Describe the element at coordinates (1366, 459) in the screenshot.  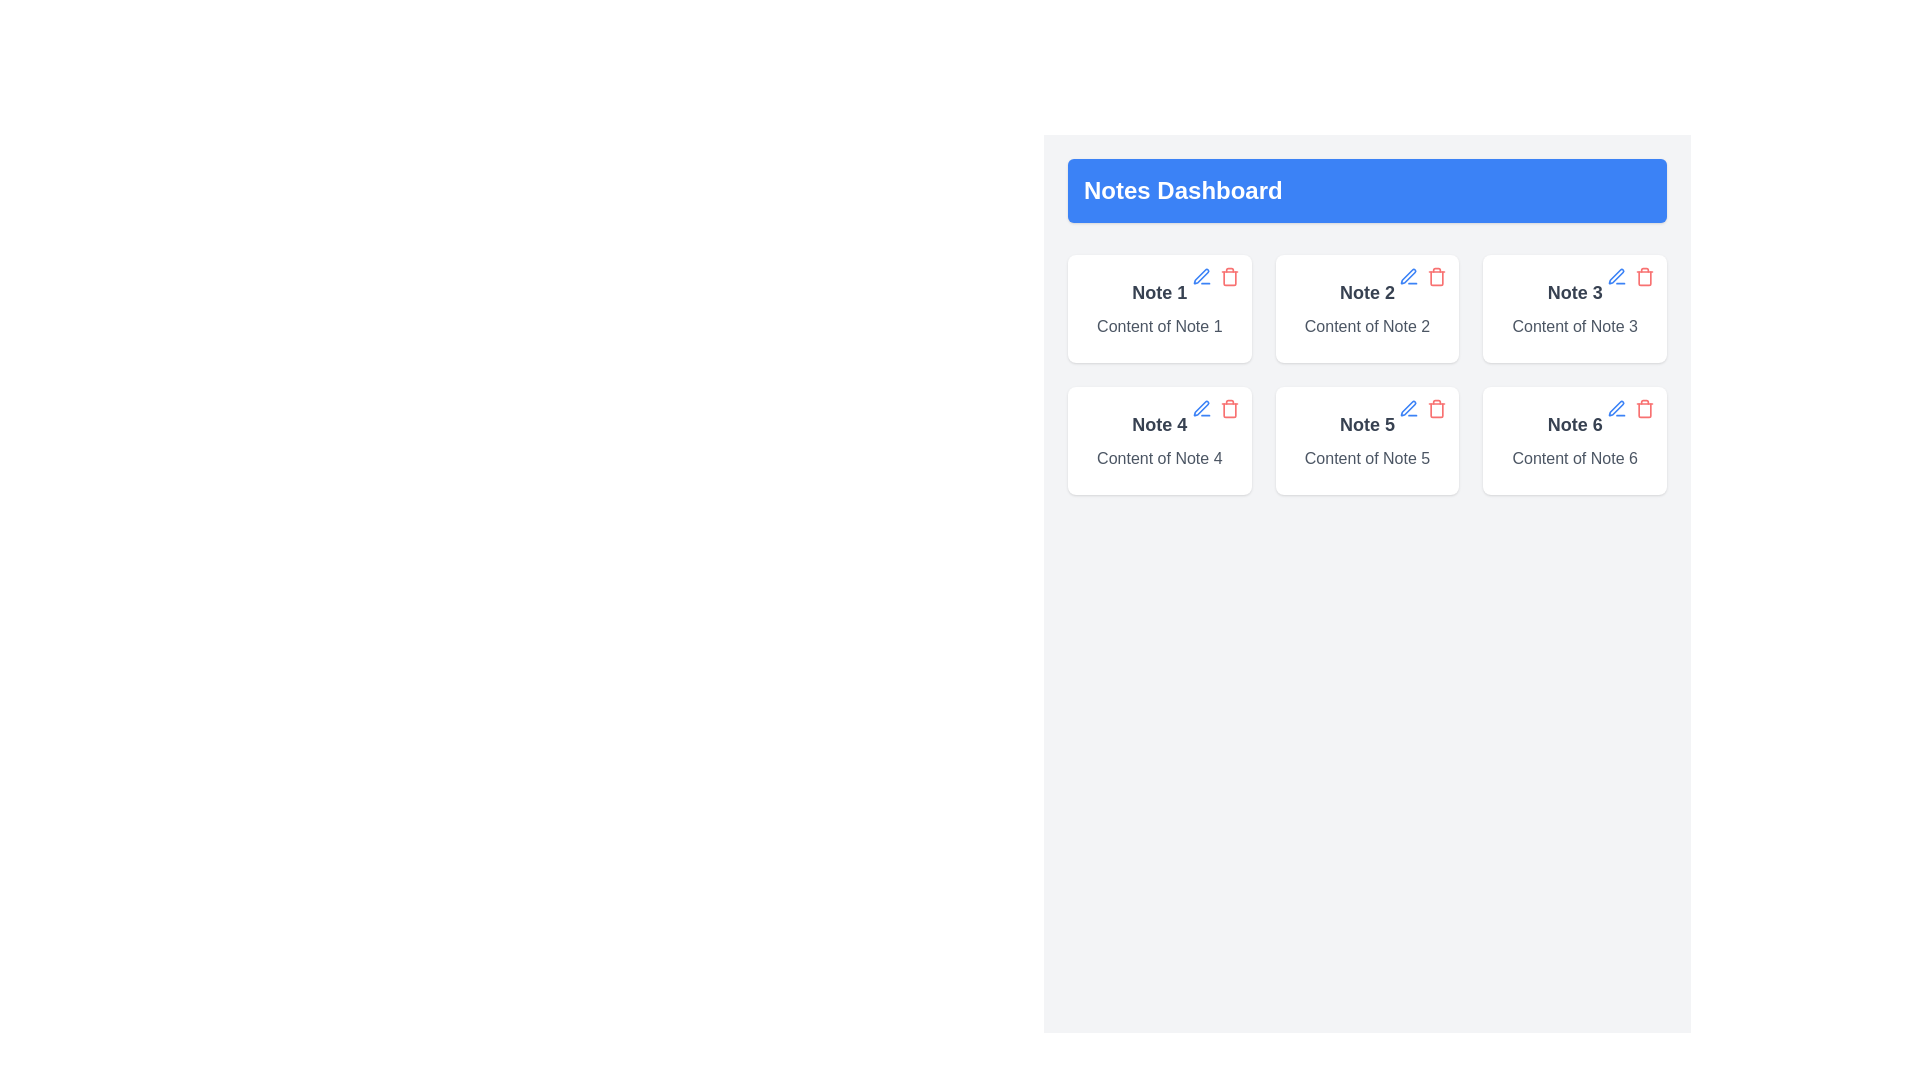
I see `the static informational text displaying details associated with 'Note 5', located in the third row and second column of the Notes Dashboard grid layout` at that location.